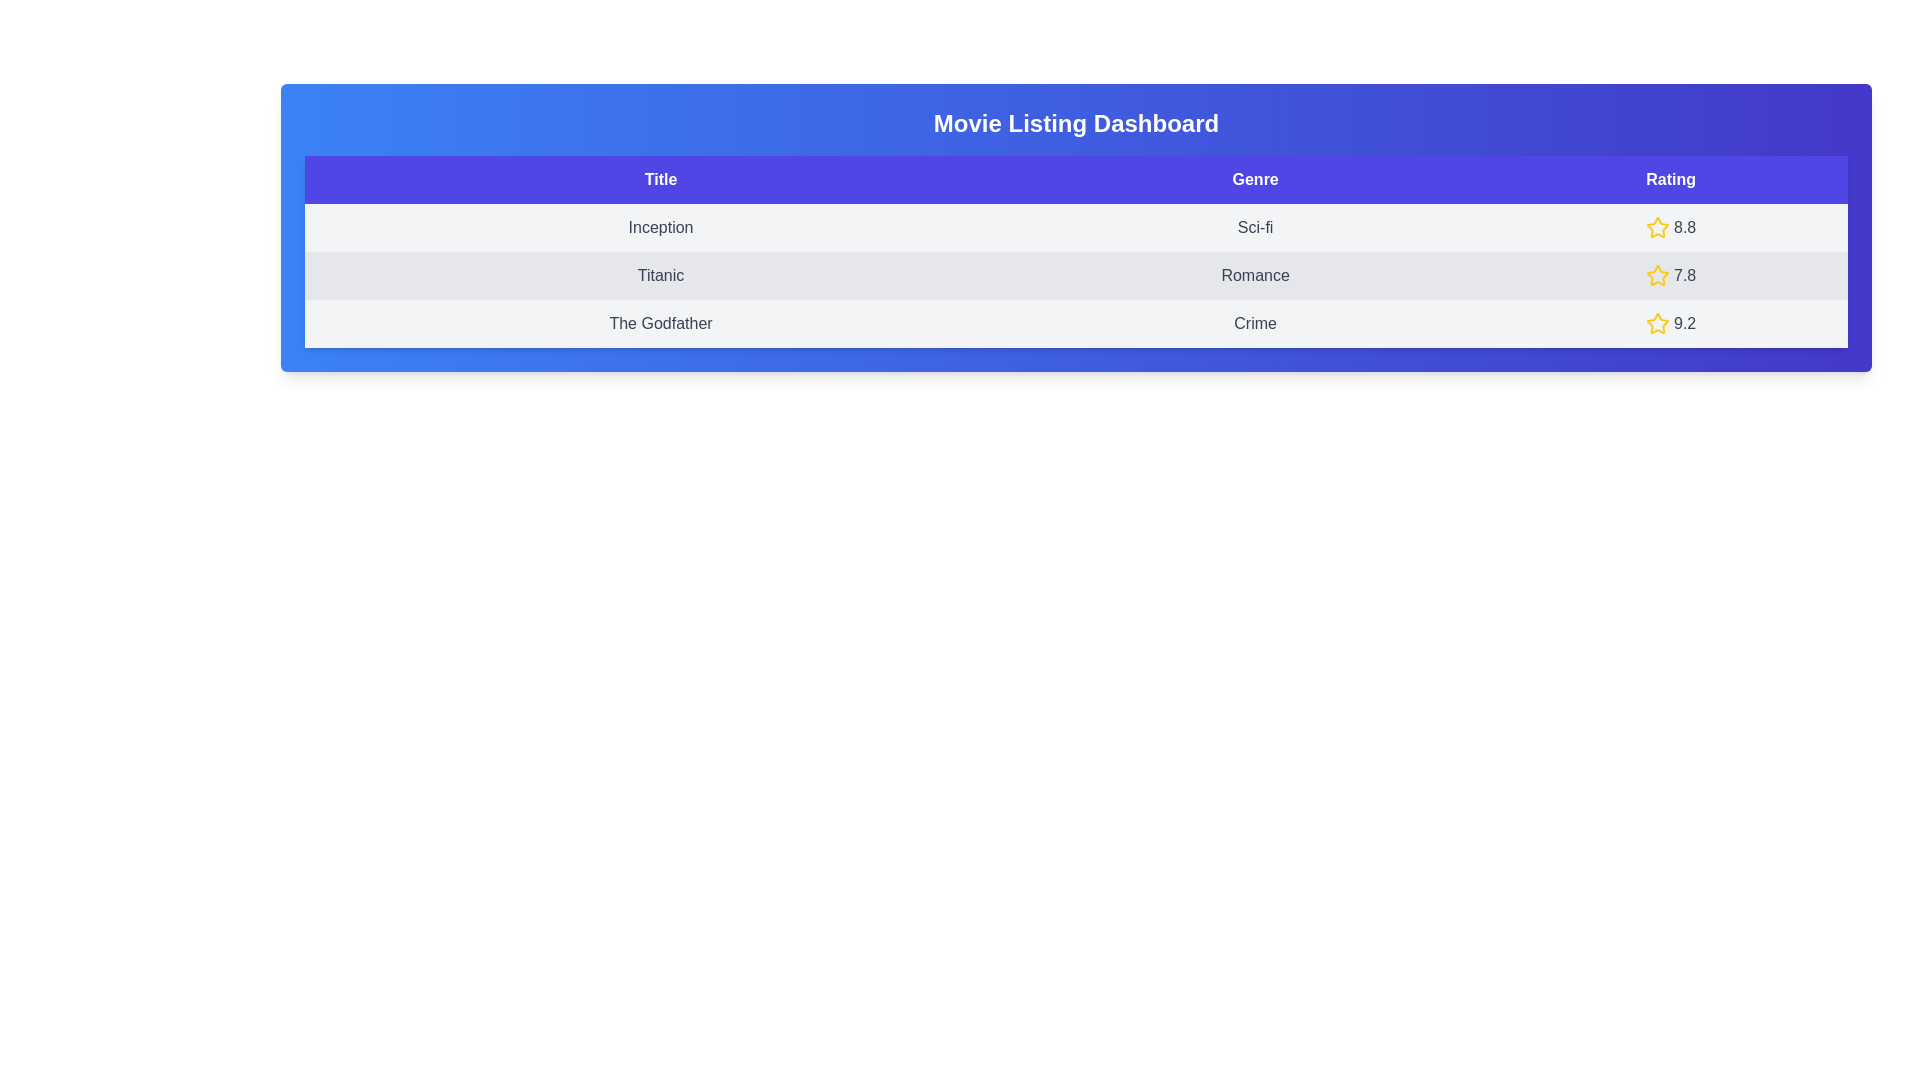  Describe the element at coordinates (661, 226) in the screenshot. I see `the 'Inception' text label, which is a bold, centered text located in the first column of the first row under the 'Title' header in a table format` at that location.